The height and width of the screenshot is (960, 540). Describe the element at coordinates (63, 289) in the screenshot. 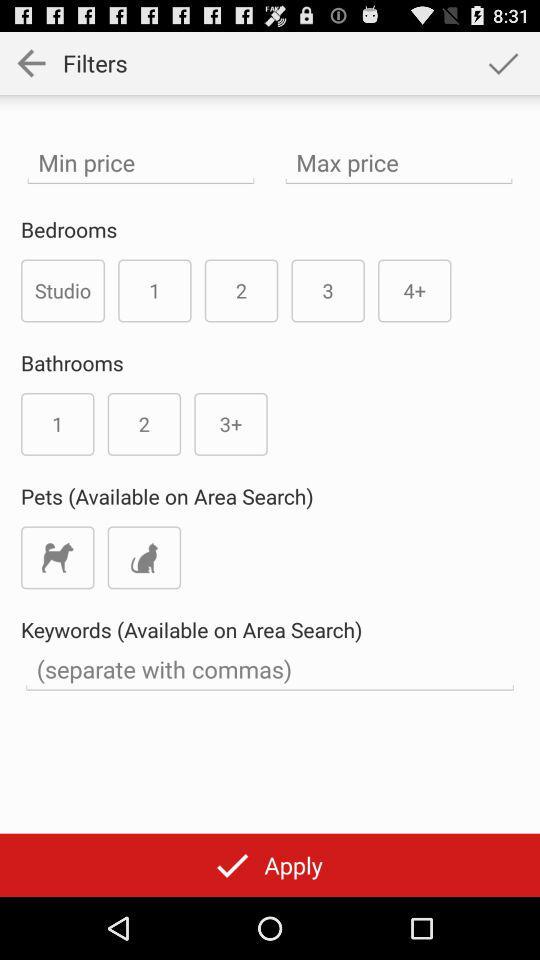

I see `the item next to the 1 item` at that location.